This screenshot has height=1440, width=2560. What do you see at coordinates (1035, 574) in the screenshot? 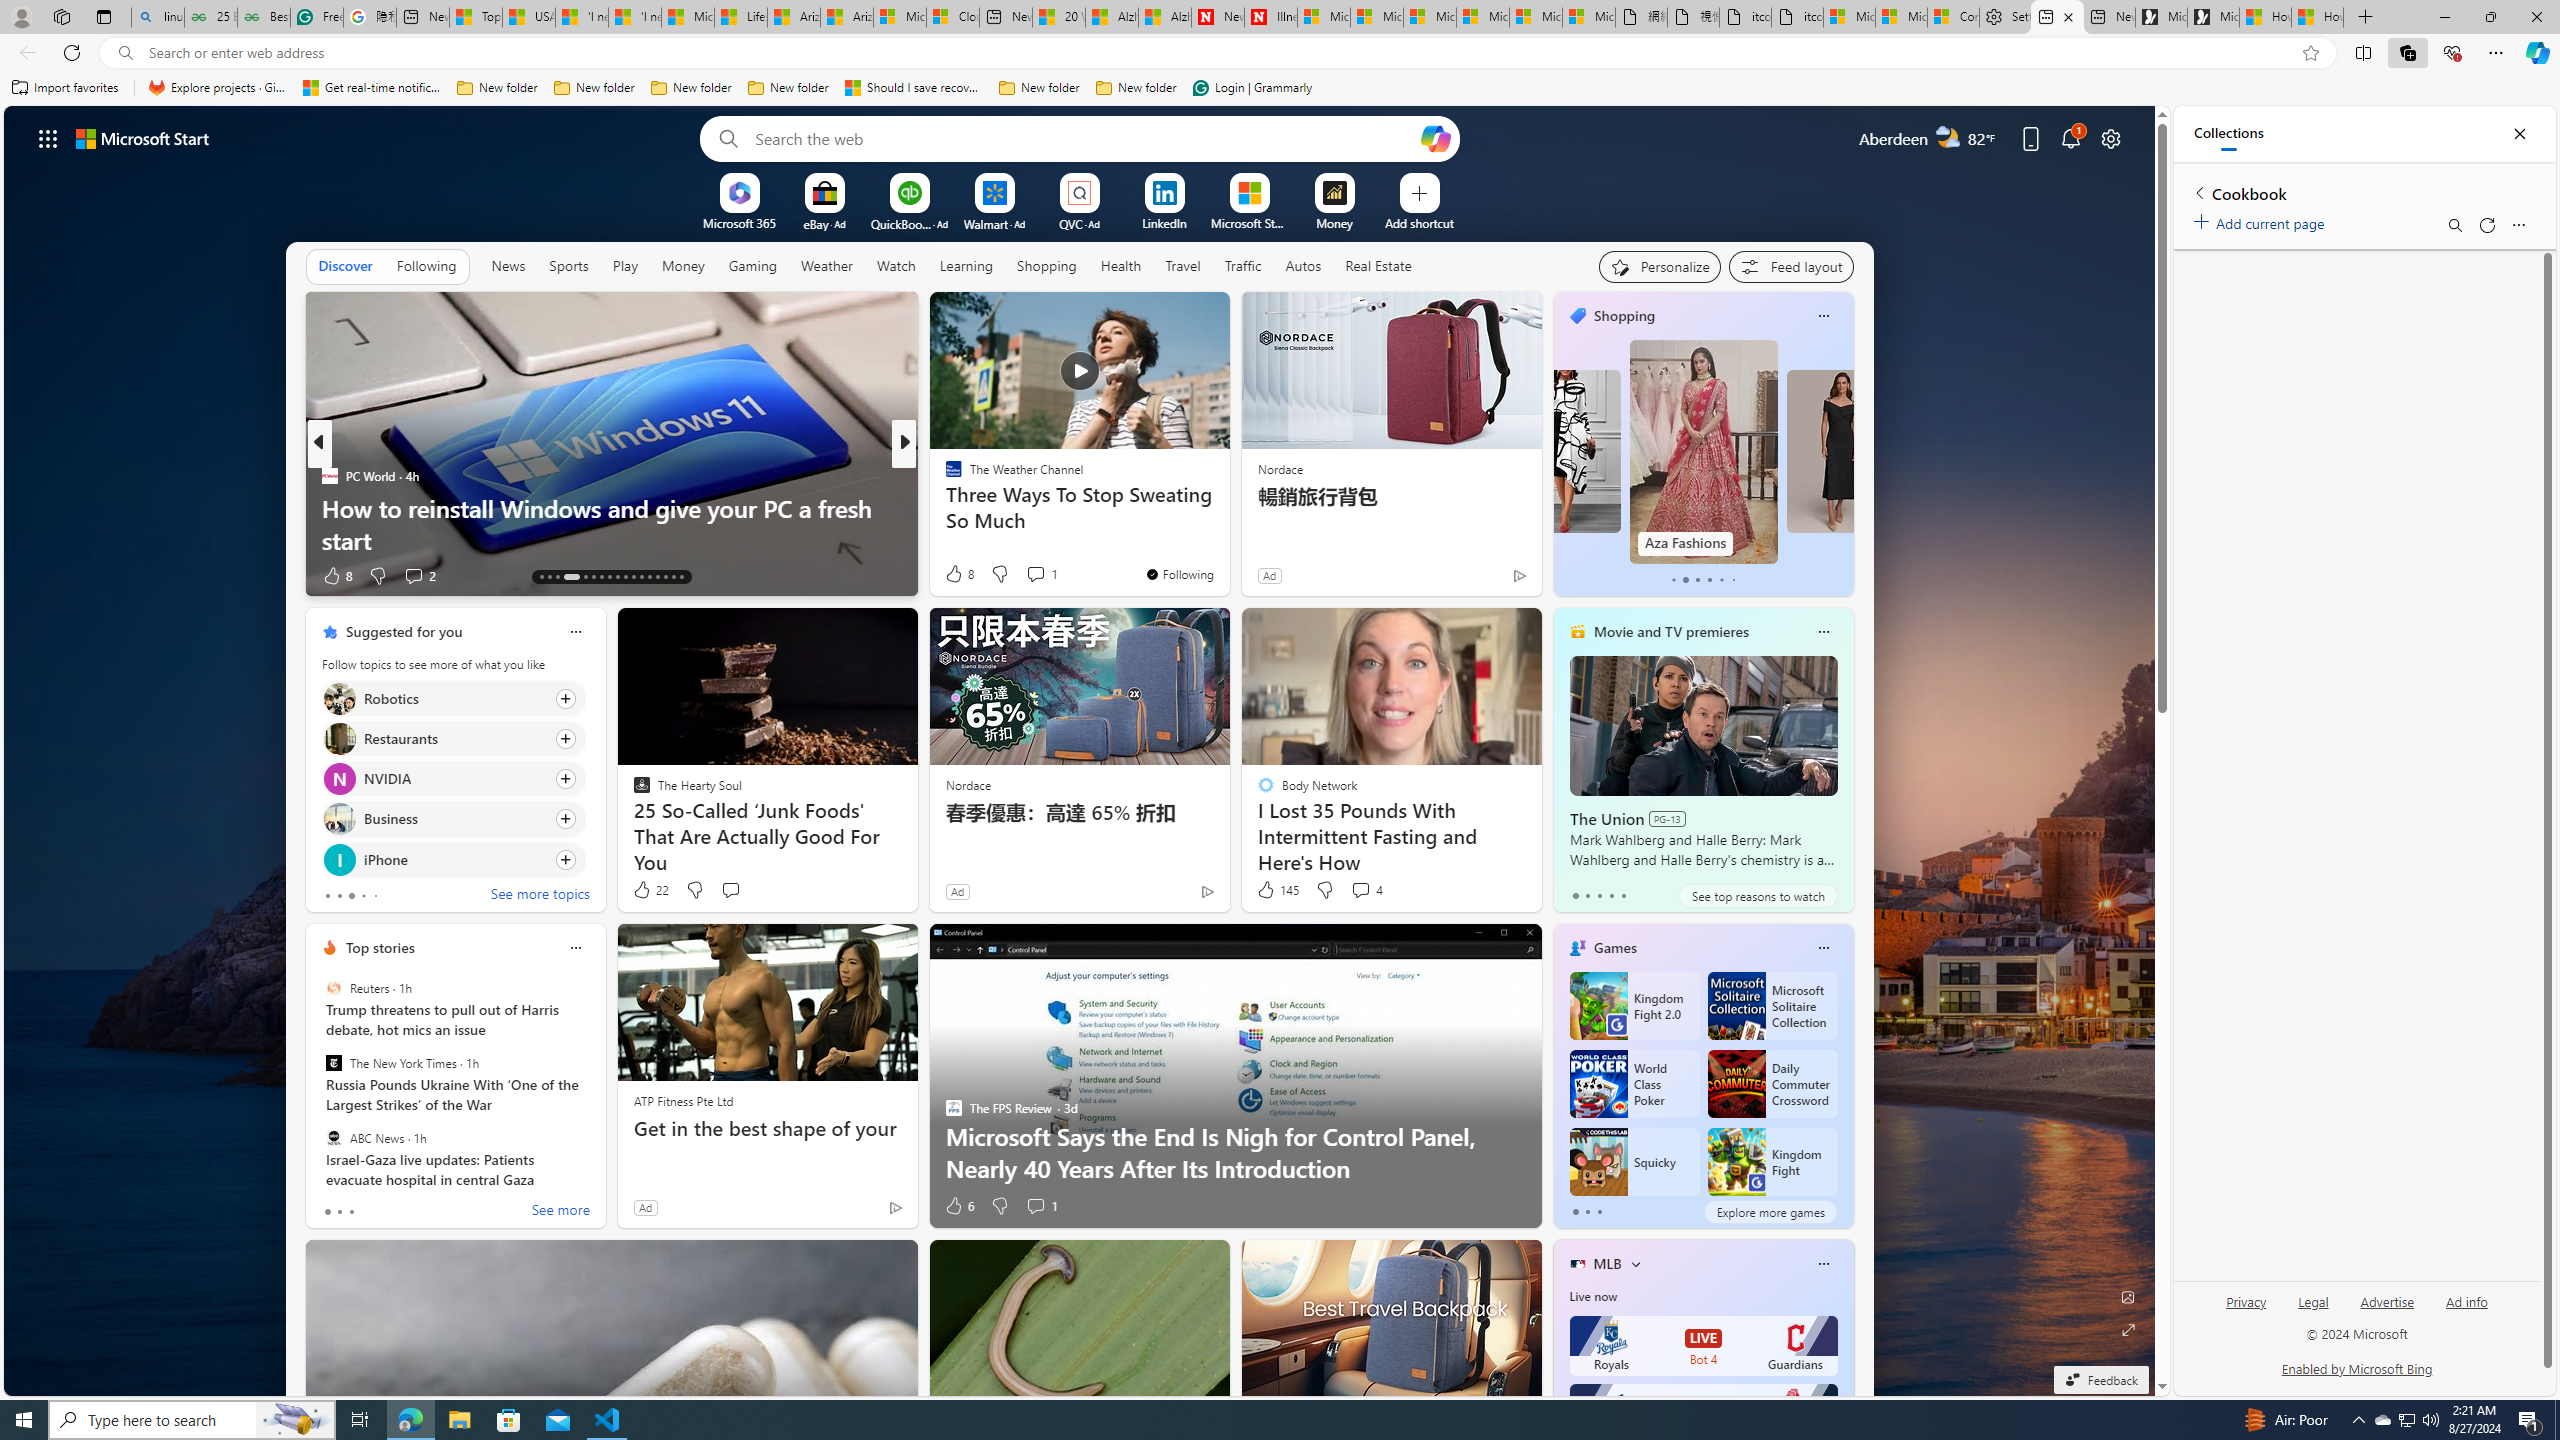
I see `'View comments 319 Comment'` at bounding box center [1035, 574].